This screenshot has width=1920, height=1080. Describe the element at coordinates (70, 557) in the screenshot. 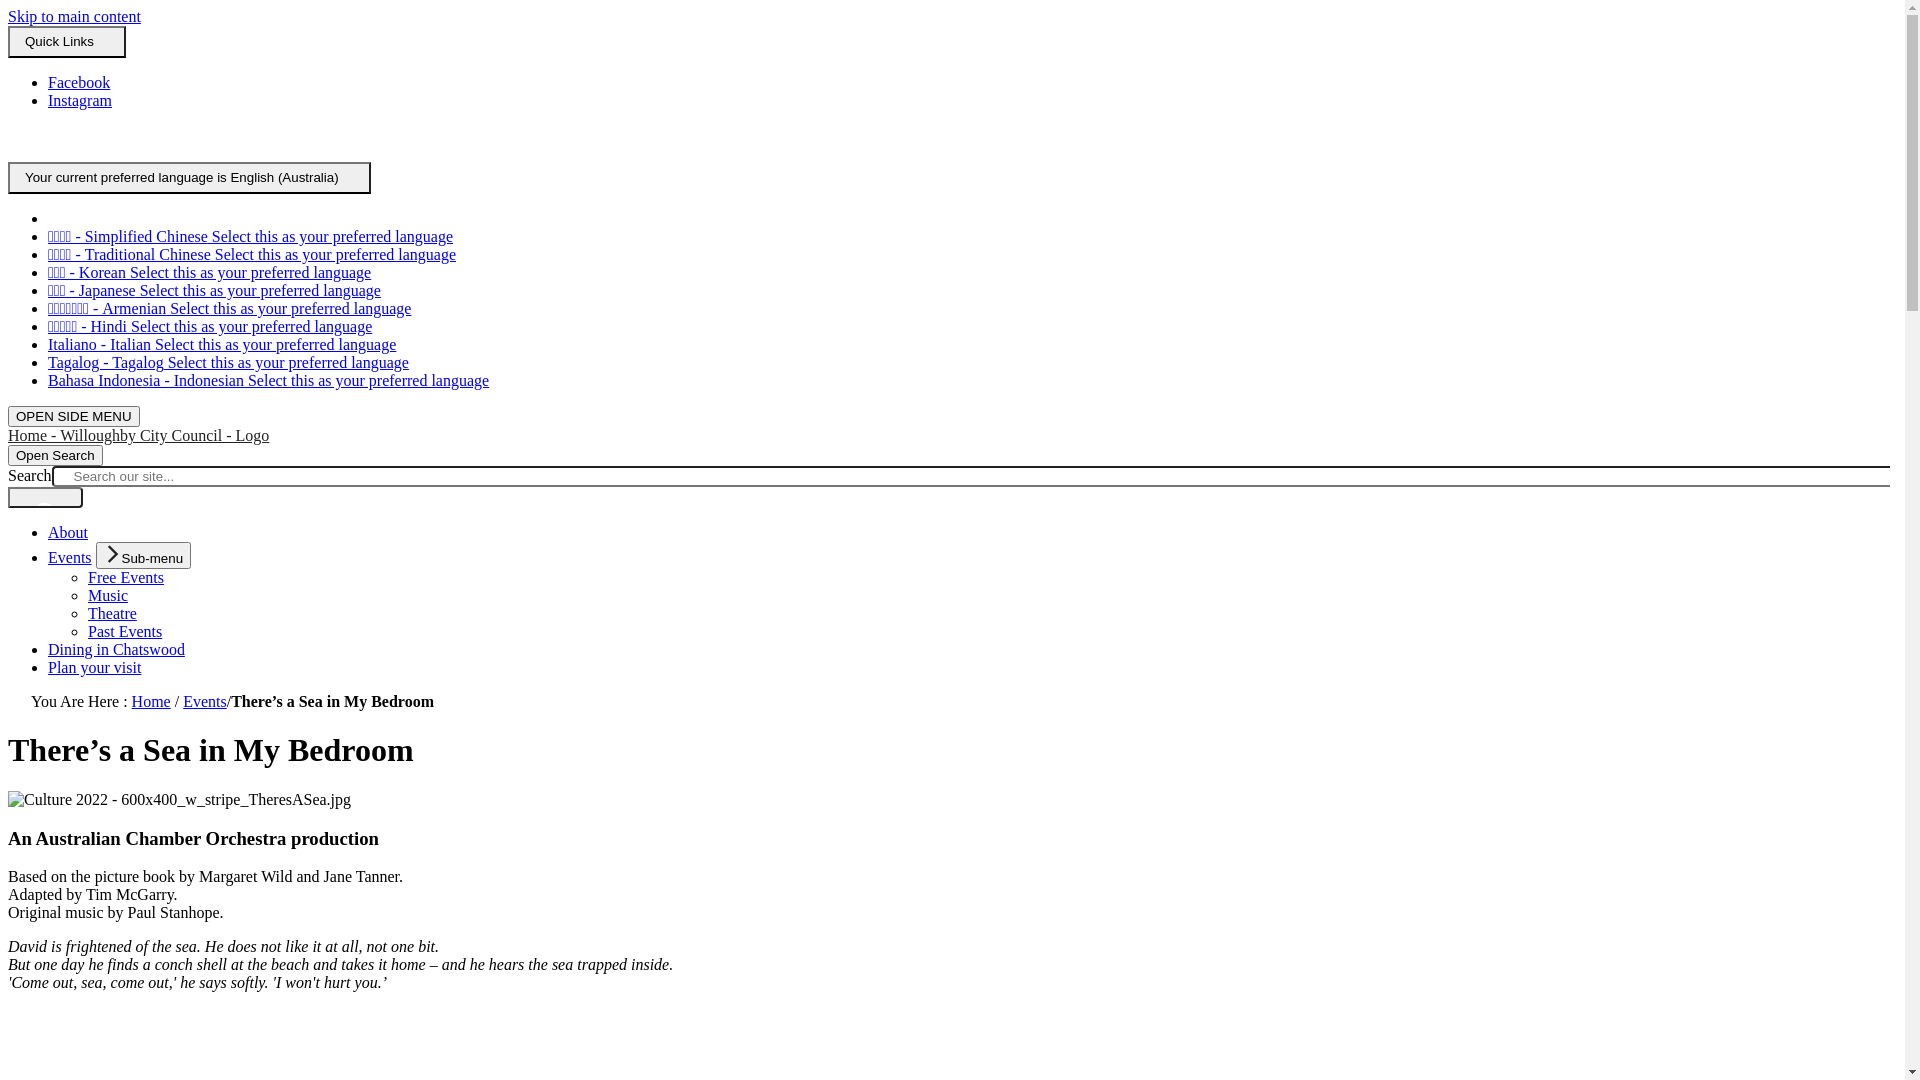

I see `'Events'` at that location.